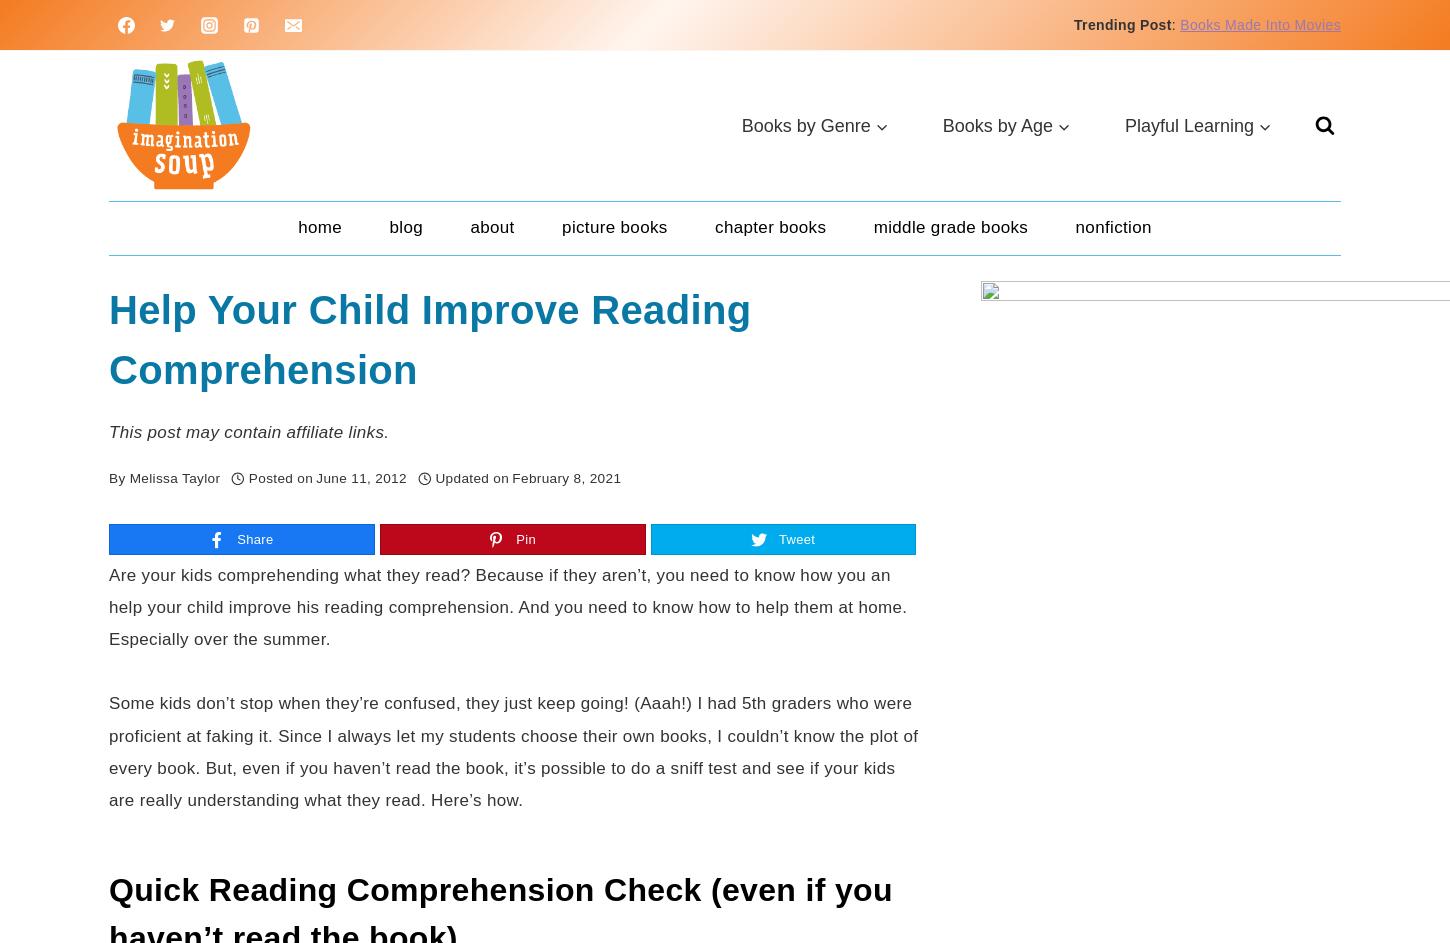  I want to click on 'home', so click(320, 227).